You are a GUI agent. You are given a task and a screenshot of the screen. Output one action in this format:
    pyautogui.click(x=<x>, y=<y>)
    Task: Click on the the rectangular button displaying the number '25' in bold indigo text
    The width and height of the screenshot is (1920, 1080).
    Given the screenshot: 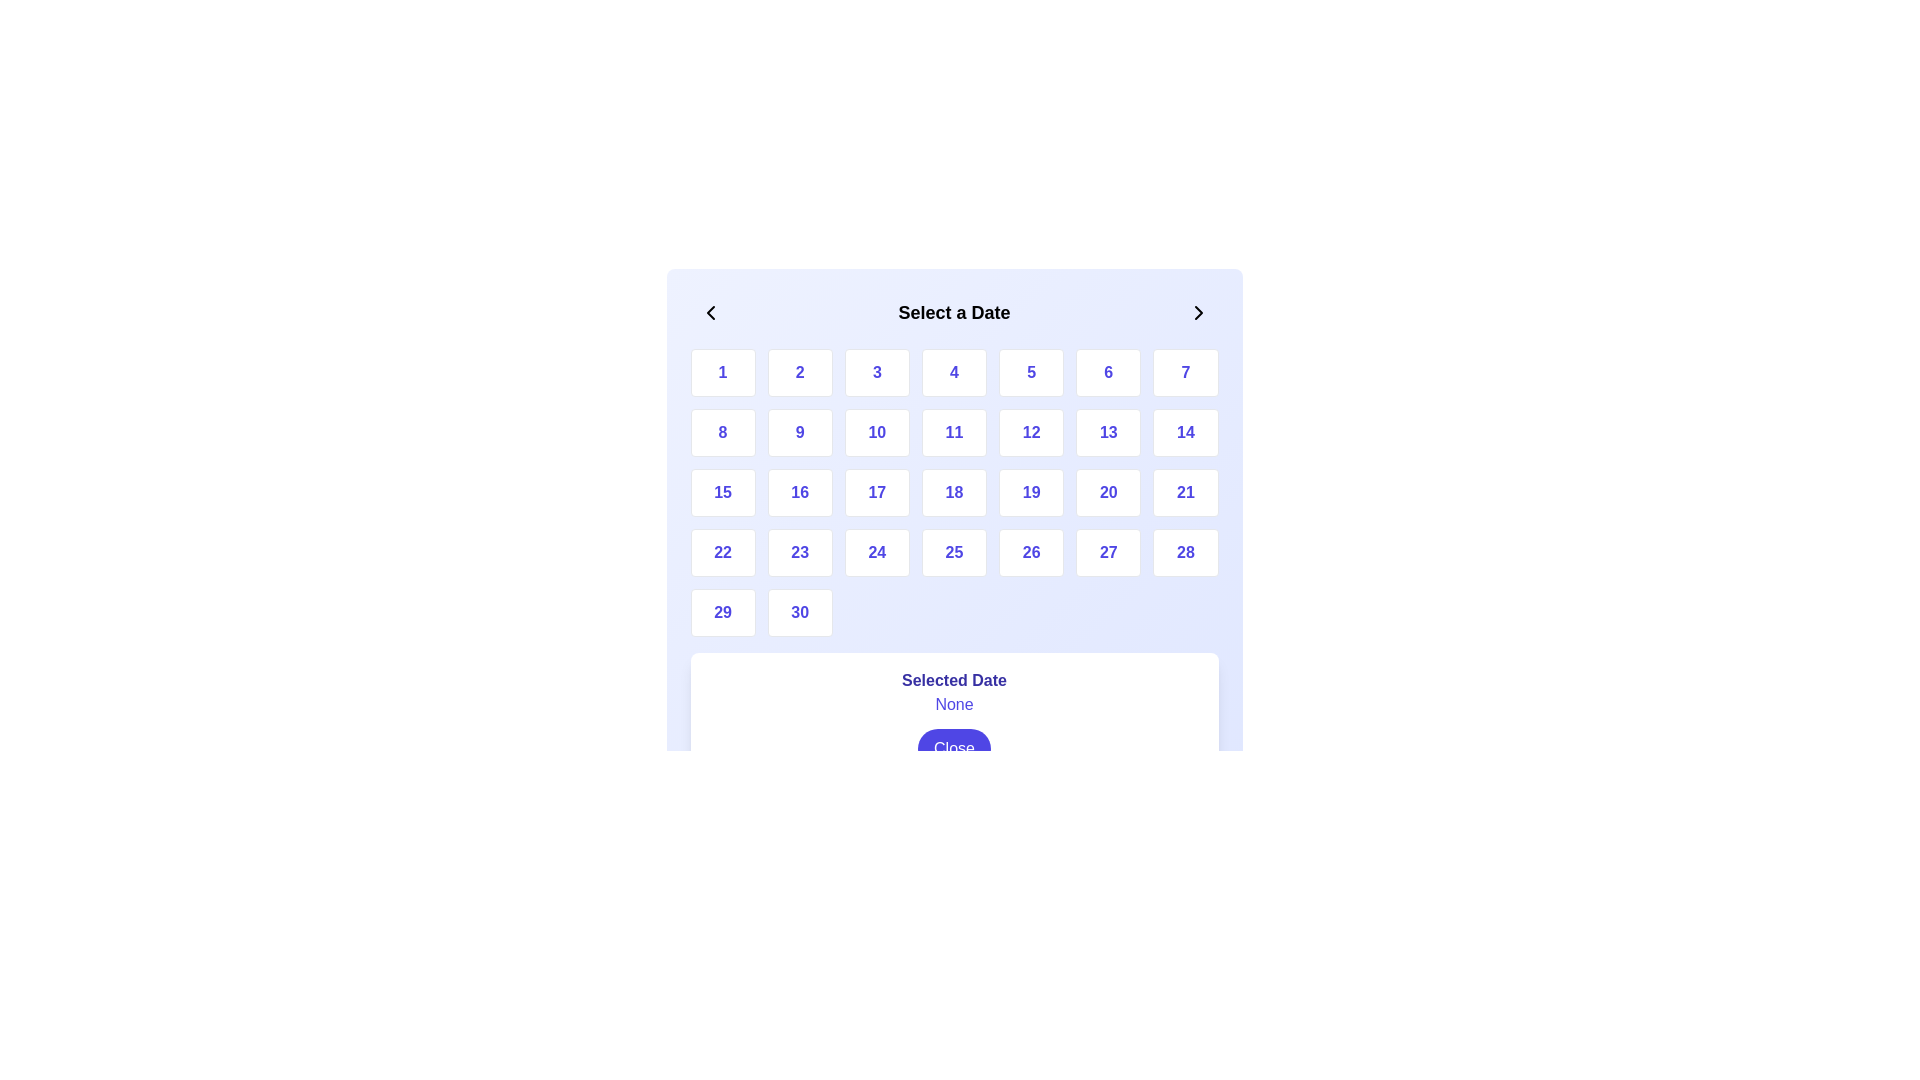 What is the action you would take?
    pyautogui.click(x=953, y=552)
    